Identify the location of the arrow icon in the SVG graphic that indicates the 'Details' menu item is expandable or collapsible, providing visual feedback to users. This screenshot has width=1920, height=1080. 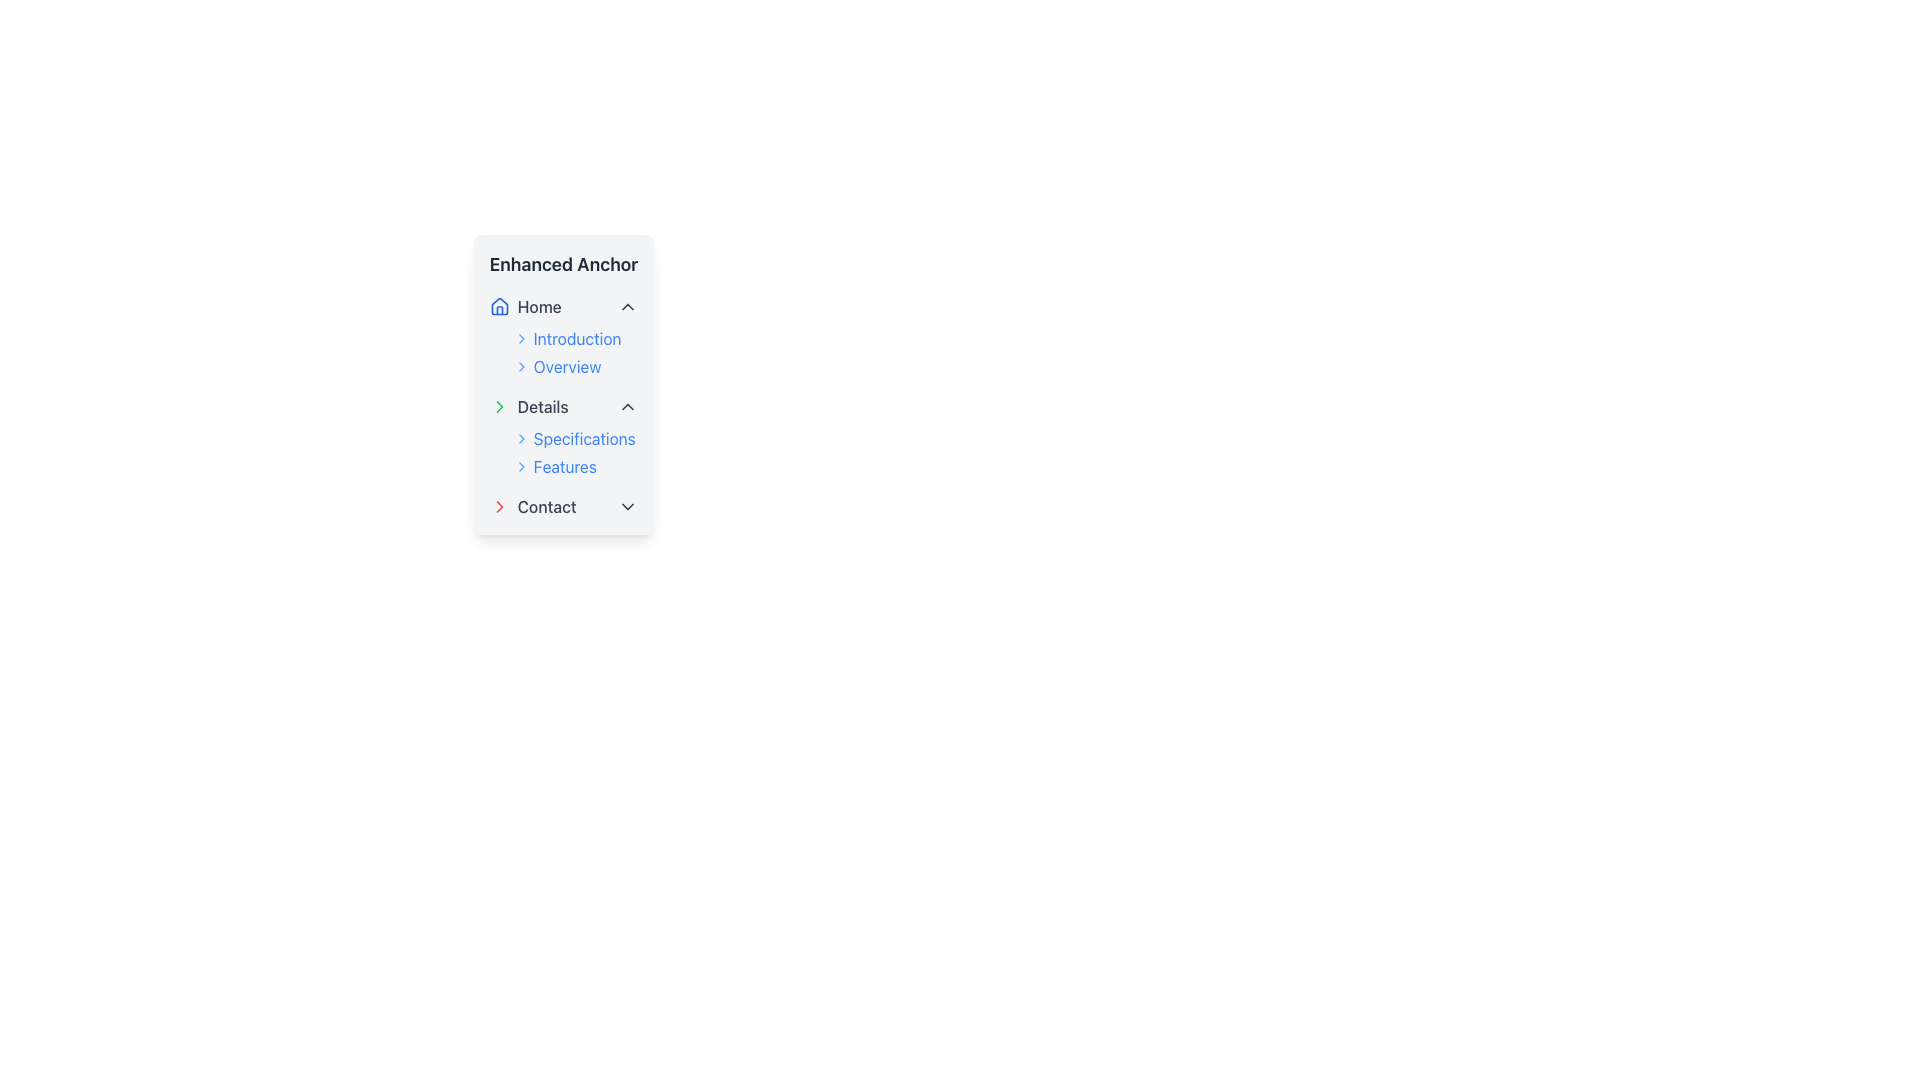
(499, 406).